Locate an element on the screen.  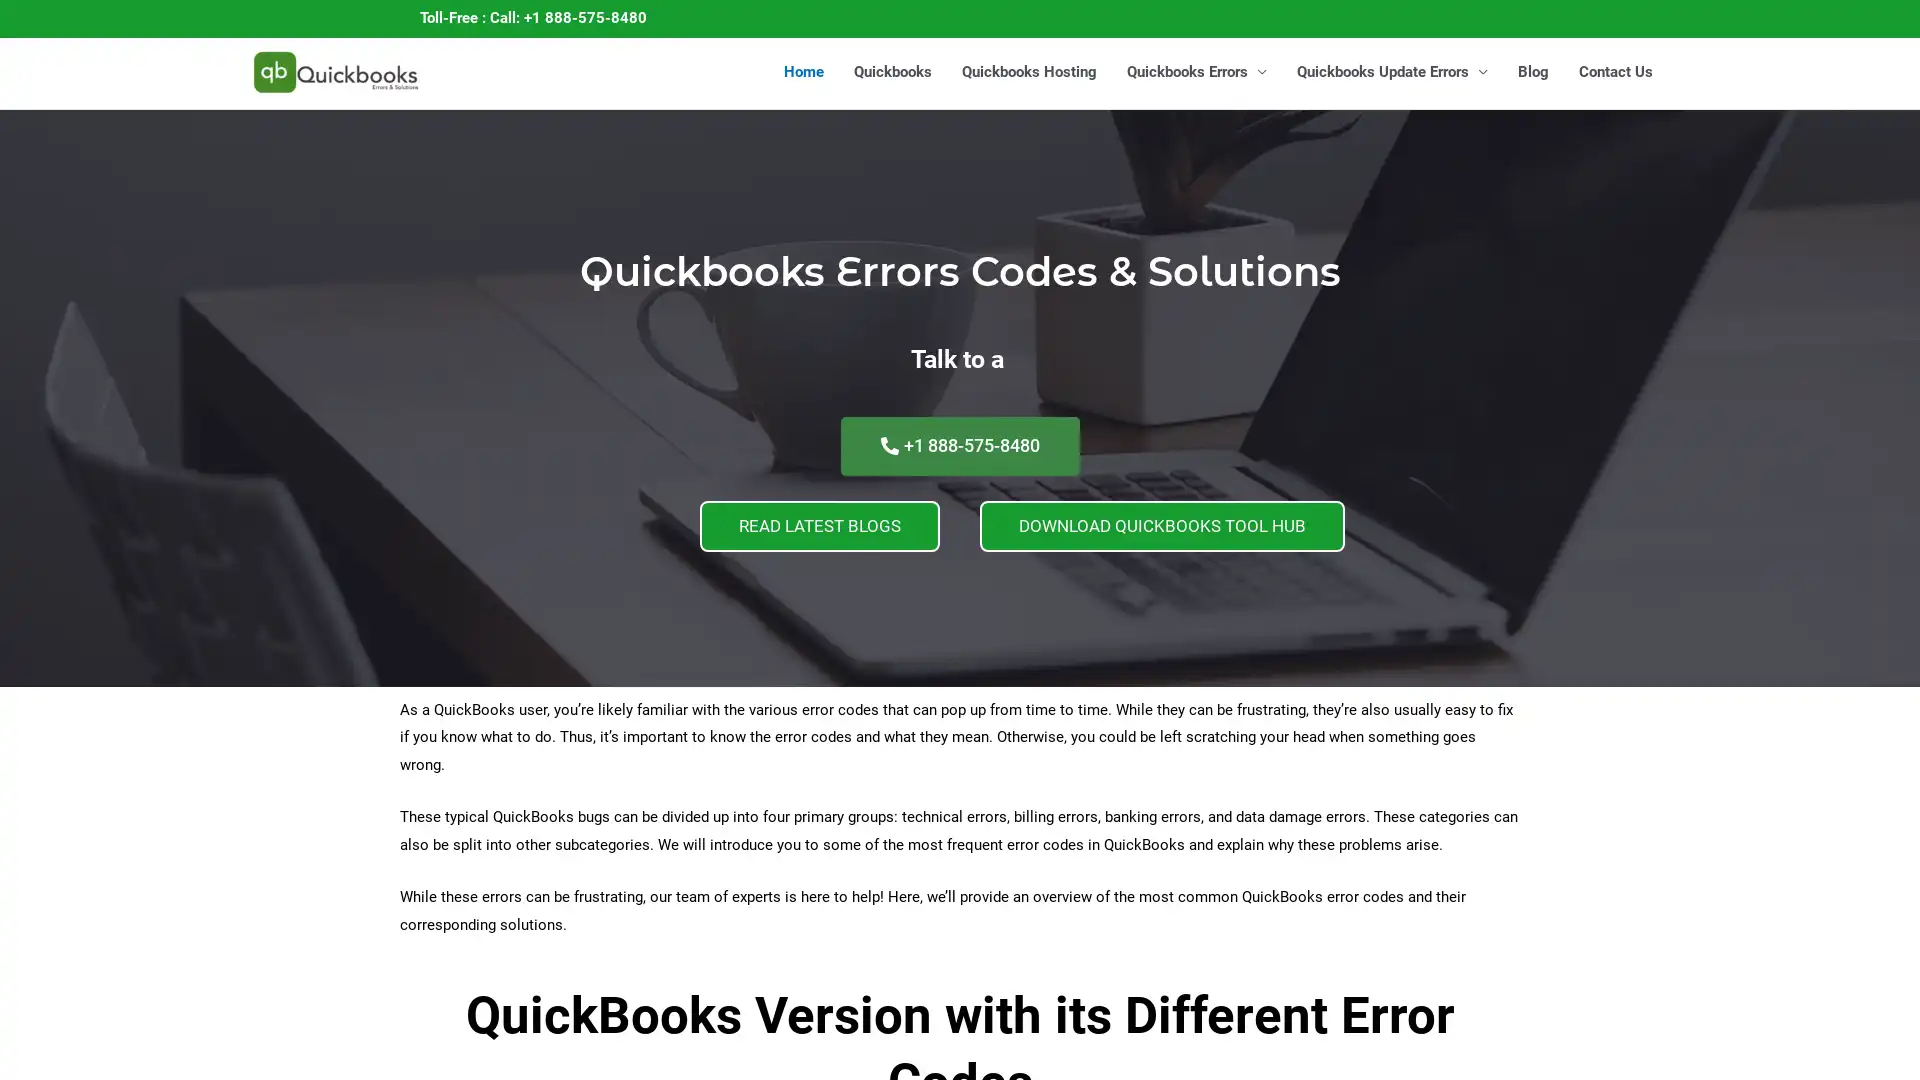
+1 888-575-8480 is located at coordinates (958, 444).